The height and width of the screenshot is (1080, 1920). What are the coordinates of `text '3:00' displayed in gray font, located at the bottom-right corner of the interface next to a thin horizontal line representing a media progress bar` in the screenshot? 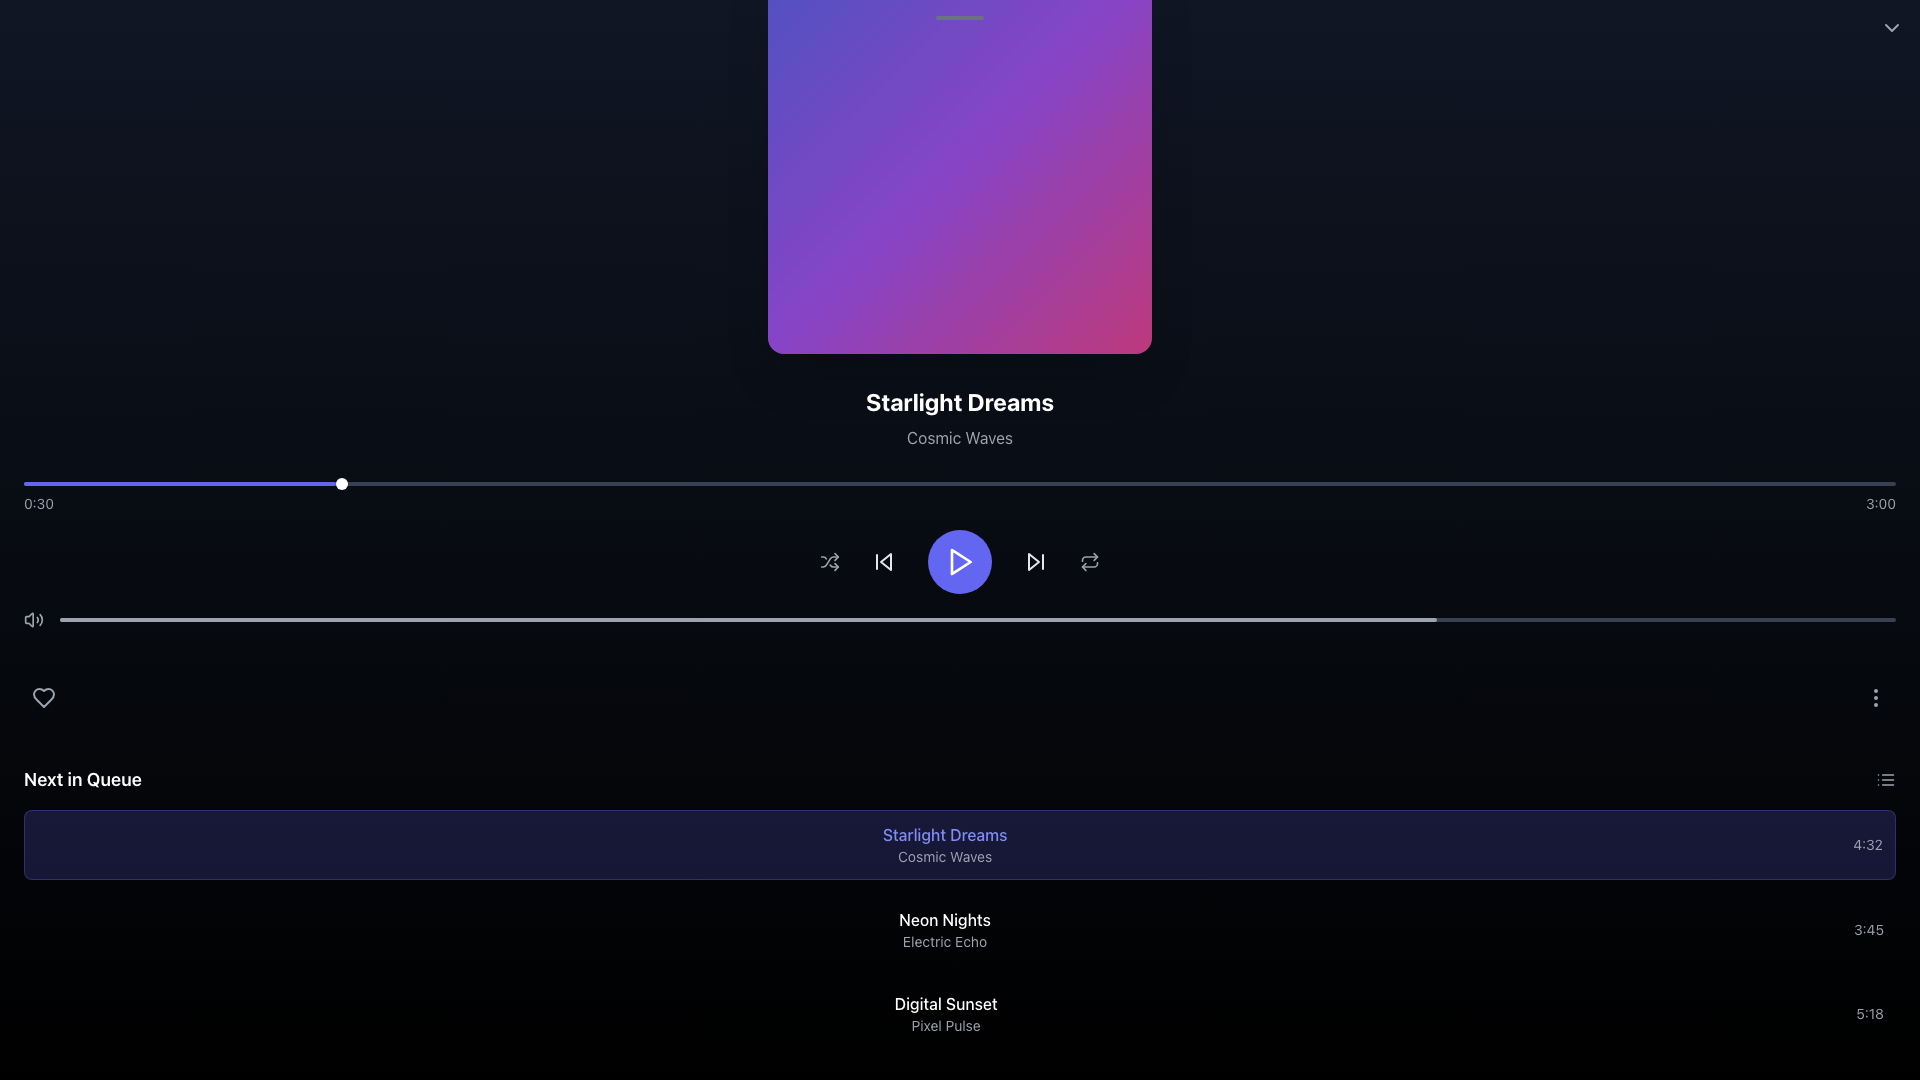 It's located at (1880, 503).